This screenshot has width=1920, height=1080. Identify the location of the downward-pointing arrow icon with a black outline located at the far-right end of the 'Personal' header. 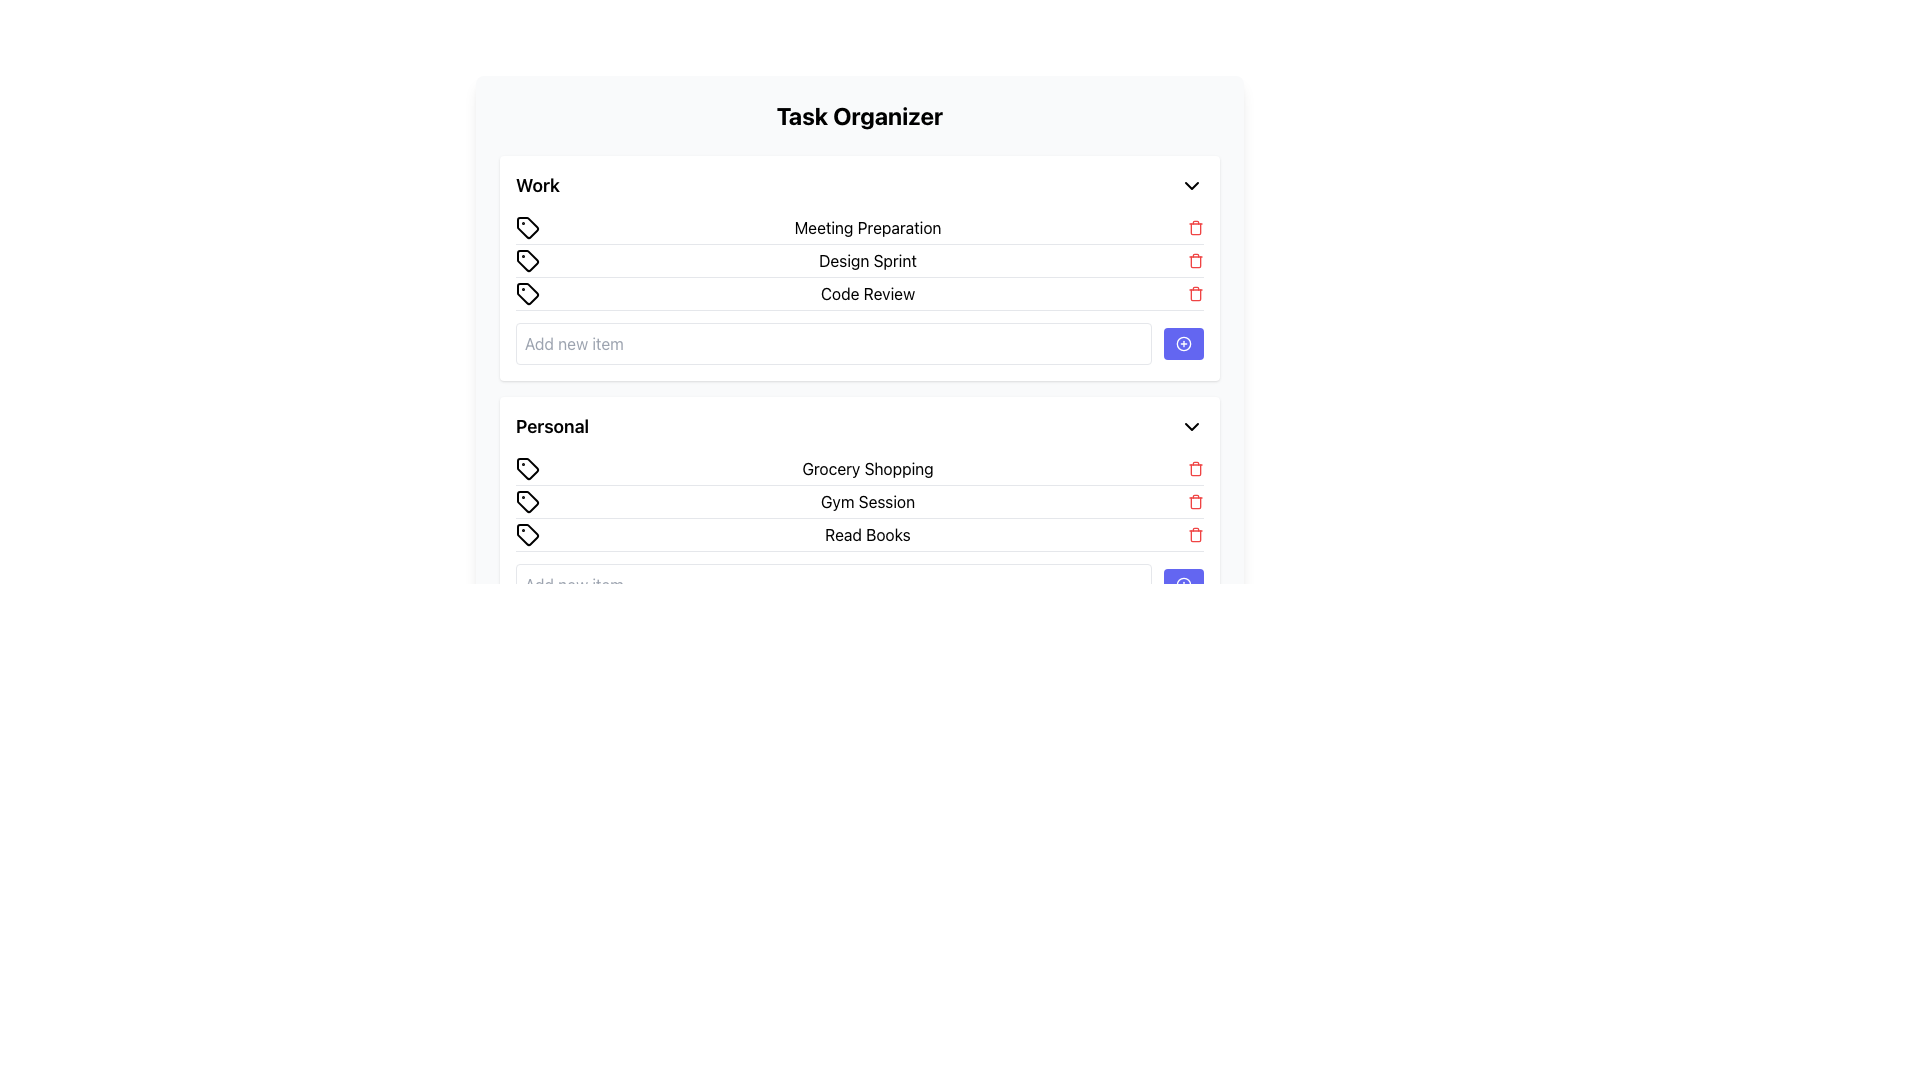
(1191, 426).